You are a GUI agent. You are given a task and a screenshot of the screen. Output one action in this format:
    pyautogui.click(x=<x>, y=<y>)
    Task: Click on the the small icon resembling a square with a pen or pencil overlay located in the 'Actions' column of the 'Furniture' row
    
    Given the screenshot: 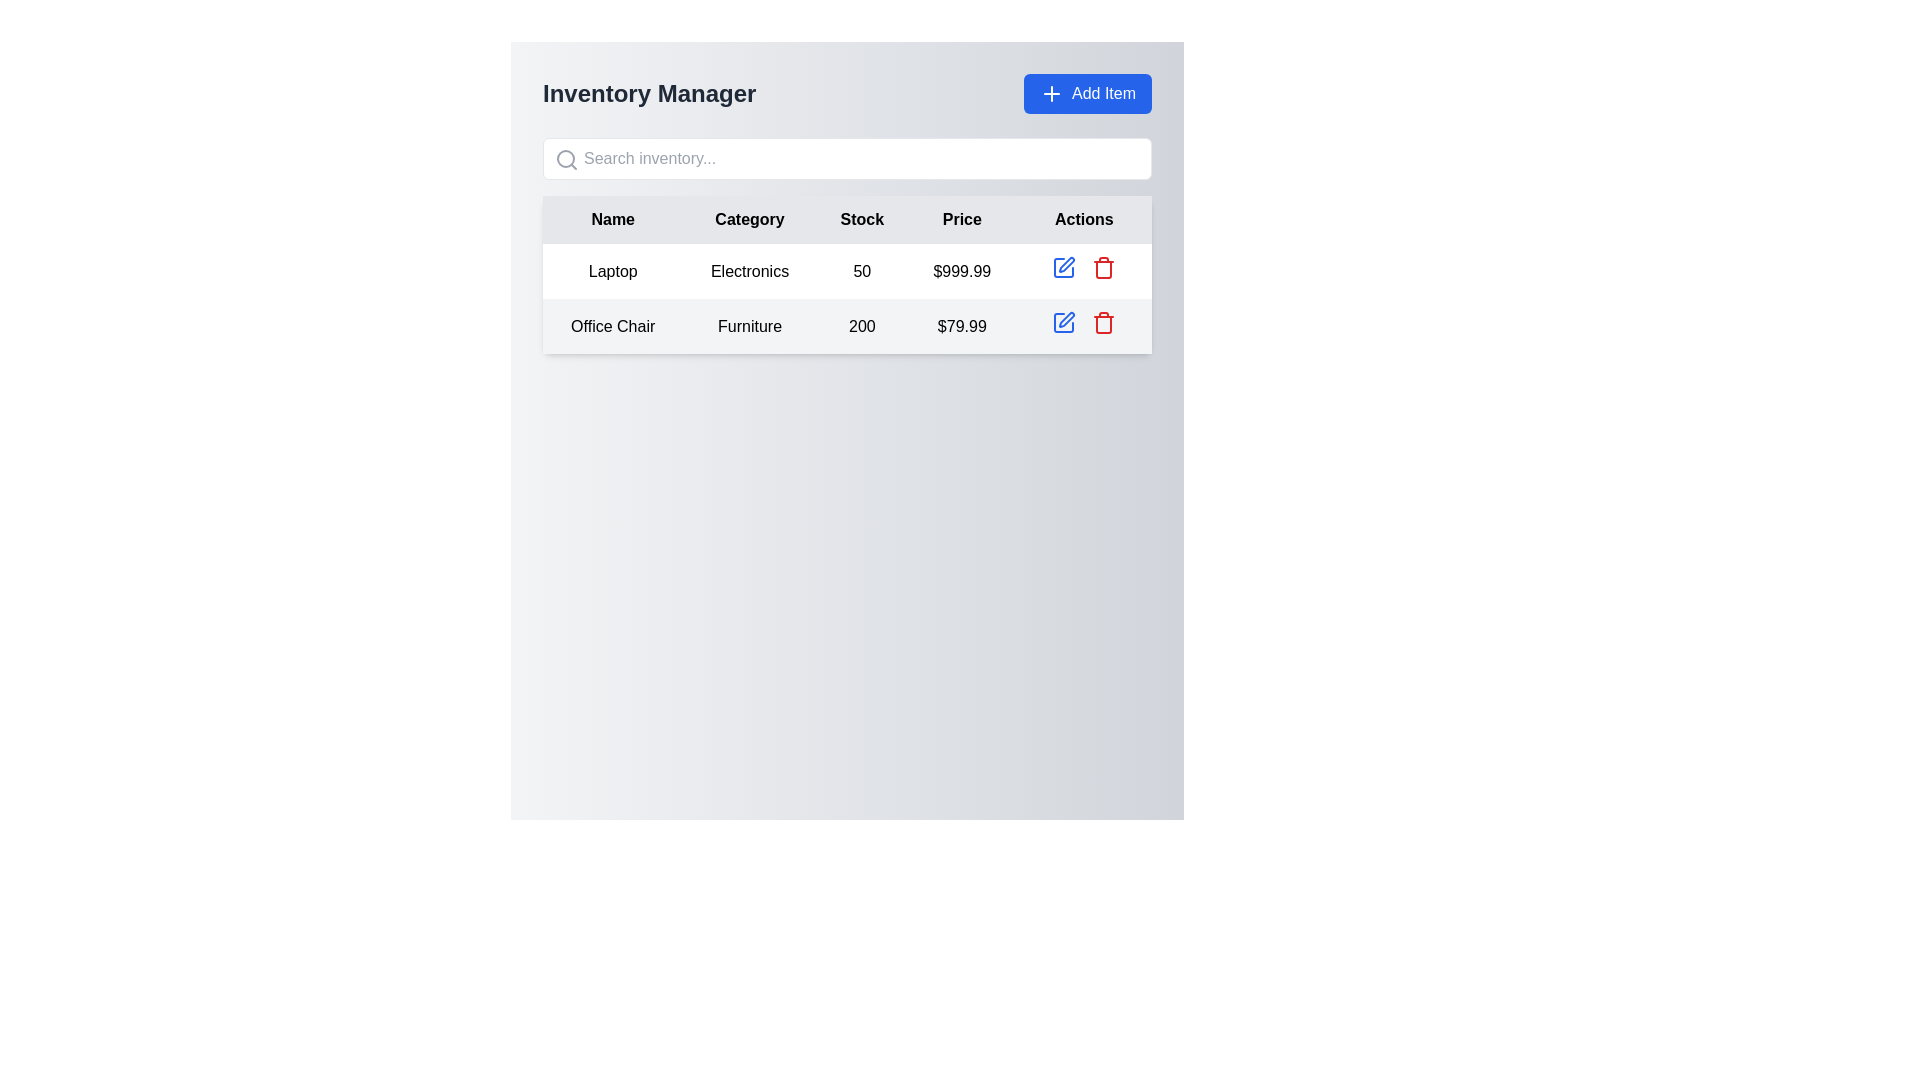 What is the action you would take?
    pyautogui.click(x=1063, y=322)
    